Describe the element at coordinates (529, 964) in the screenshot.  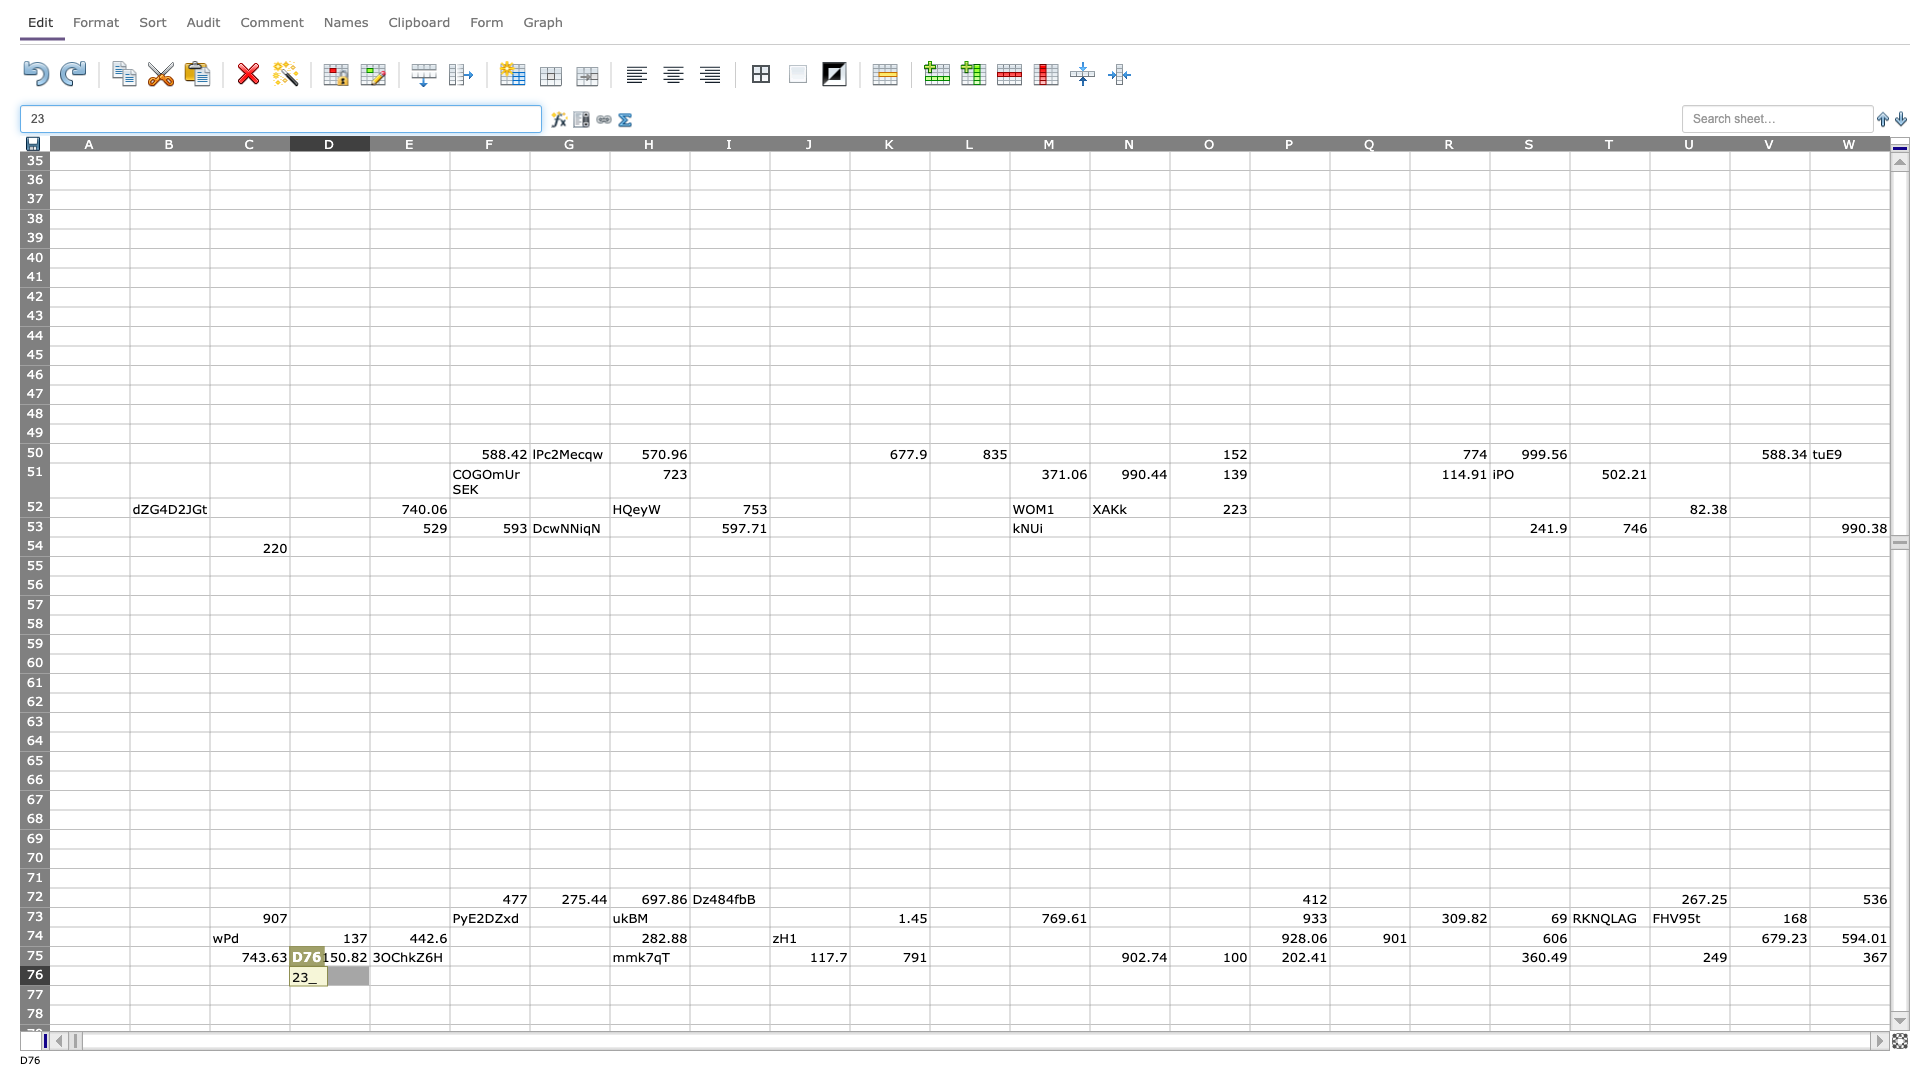
I see `Northwest corner of cell G76` at that location.